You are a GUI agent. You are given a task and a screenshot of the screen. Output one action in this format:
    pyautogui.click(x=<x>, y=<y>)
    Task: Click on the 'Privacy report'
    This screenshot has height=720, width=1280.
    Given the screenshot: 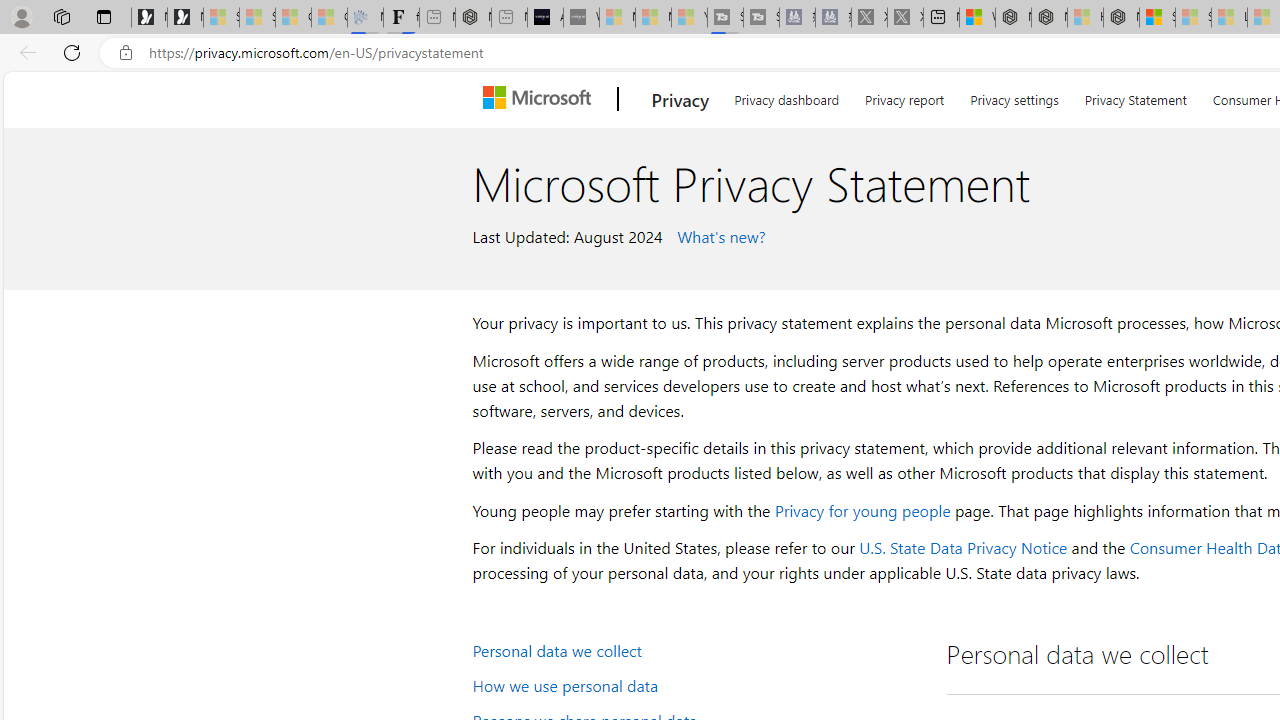 What is the action you would take?
    pyautogui.click(x=903, y=96)
    